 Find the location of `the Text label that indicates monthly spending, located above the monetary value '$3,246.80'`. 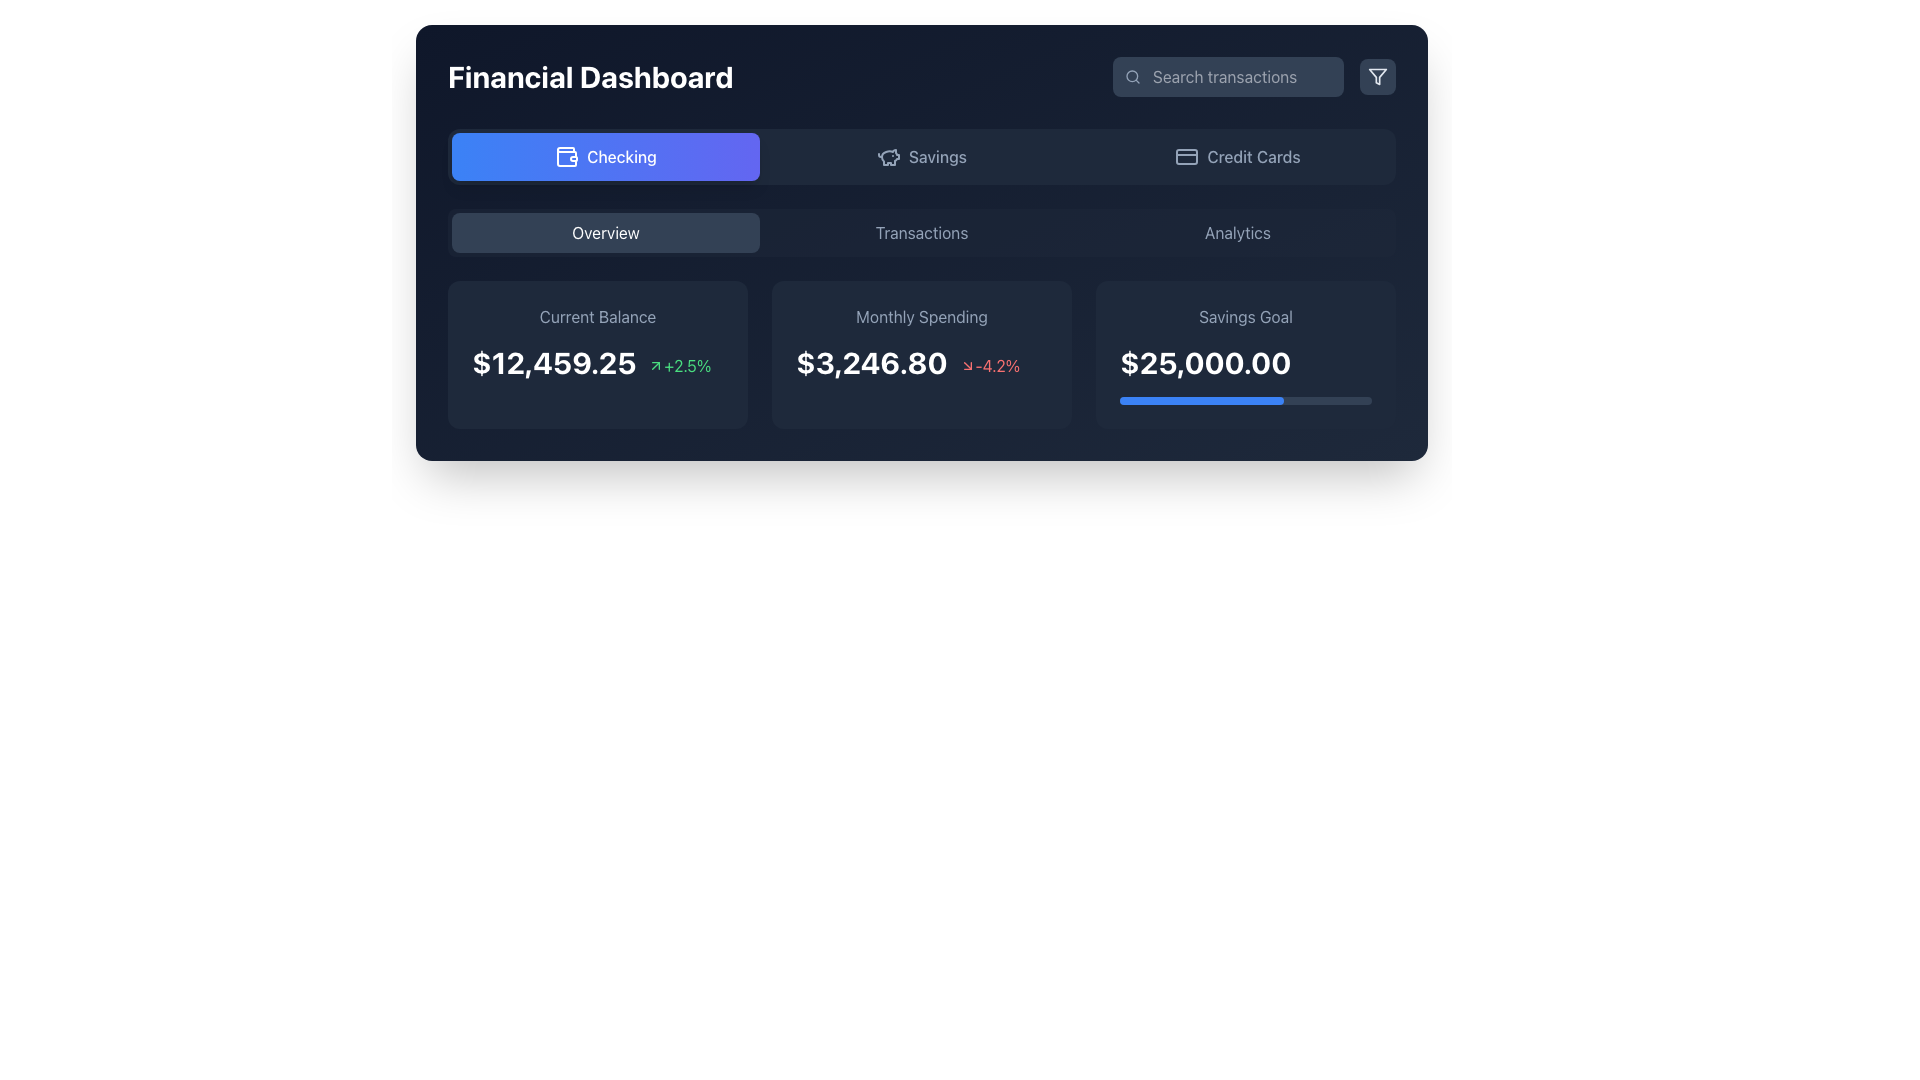

the Text label that indicates monthly spending, located above the monetary value '$3,246.80' is located at coordinates (920, 315).